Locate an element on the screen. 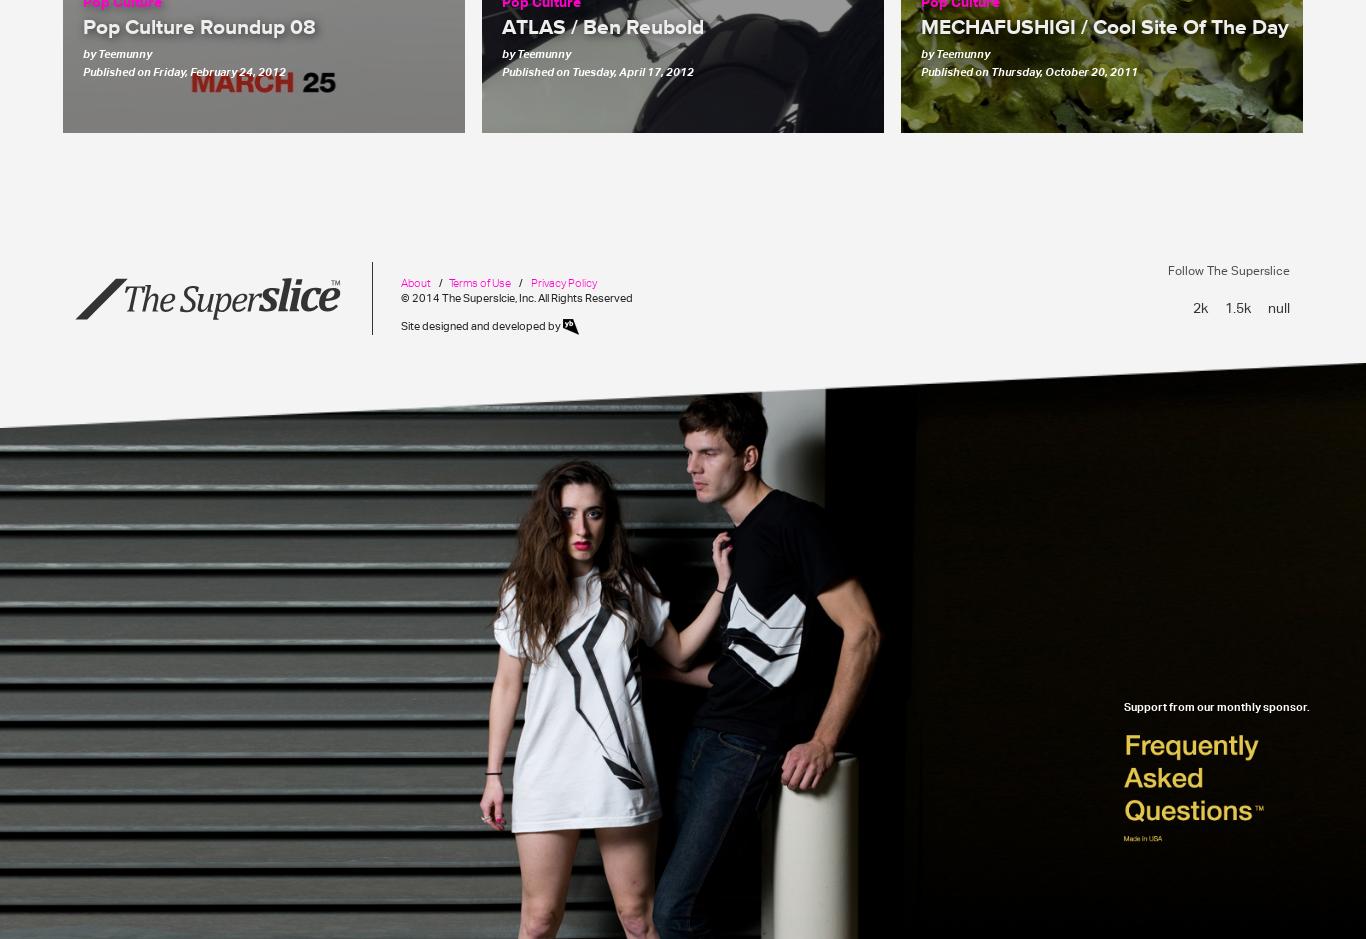 Image resolution: width=1366 pixels, height=939 pixels. 'ATLAS / Ben Reubold' is located at coordinates (502, 26).